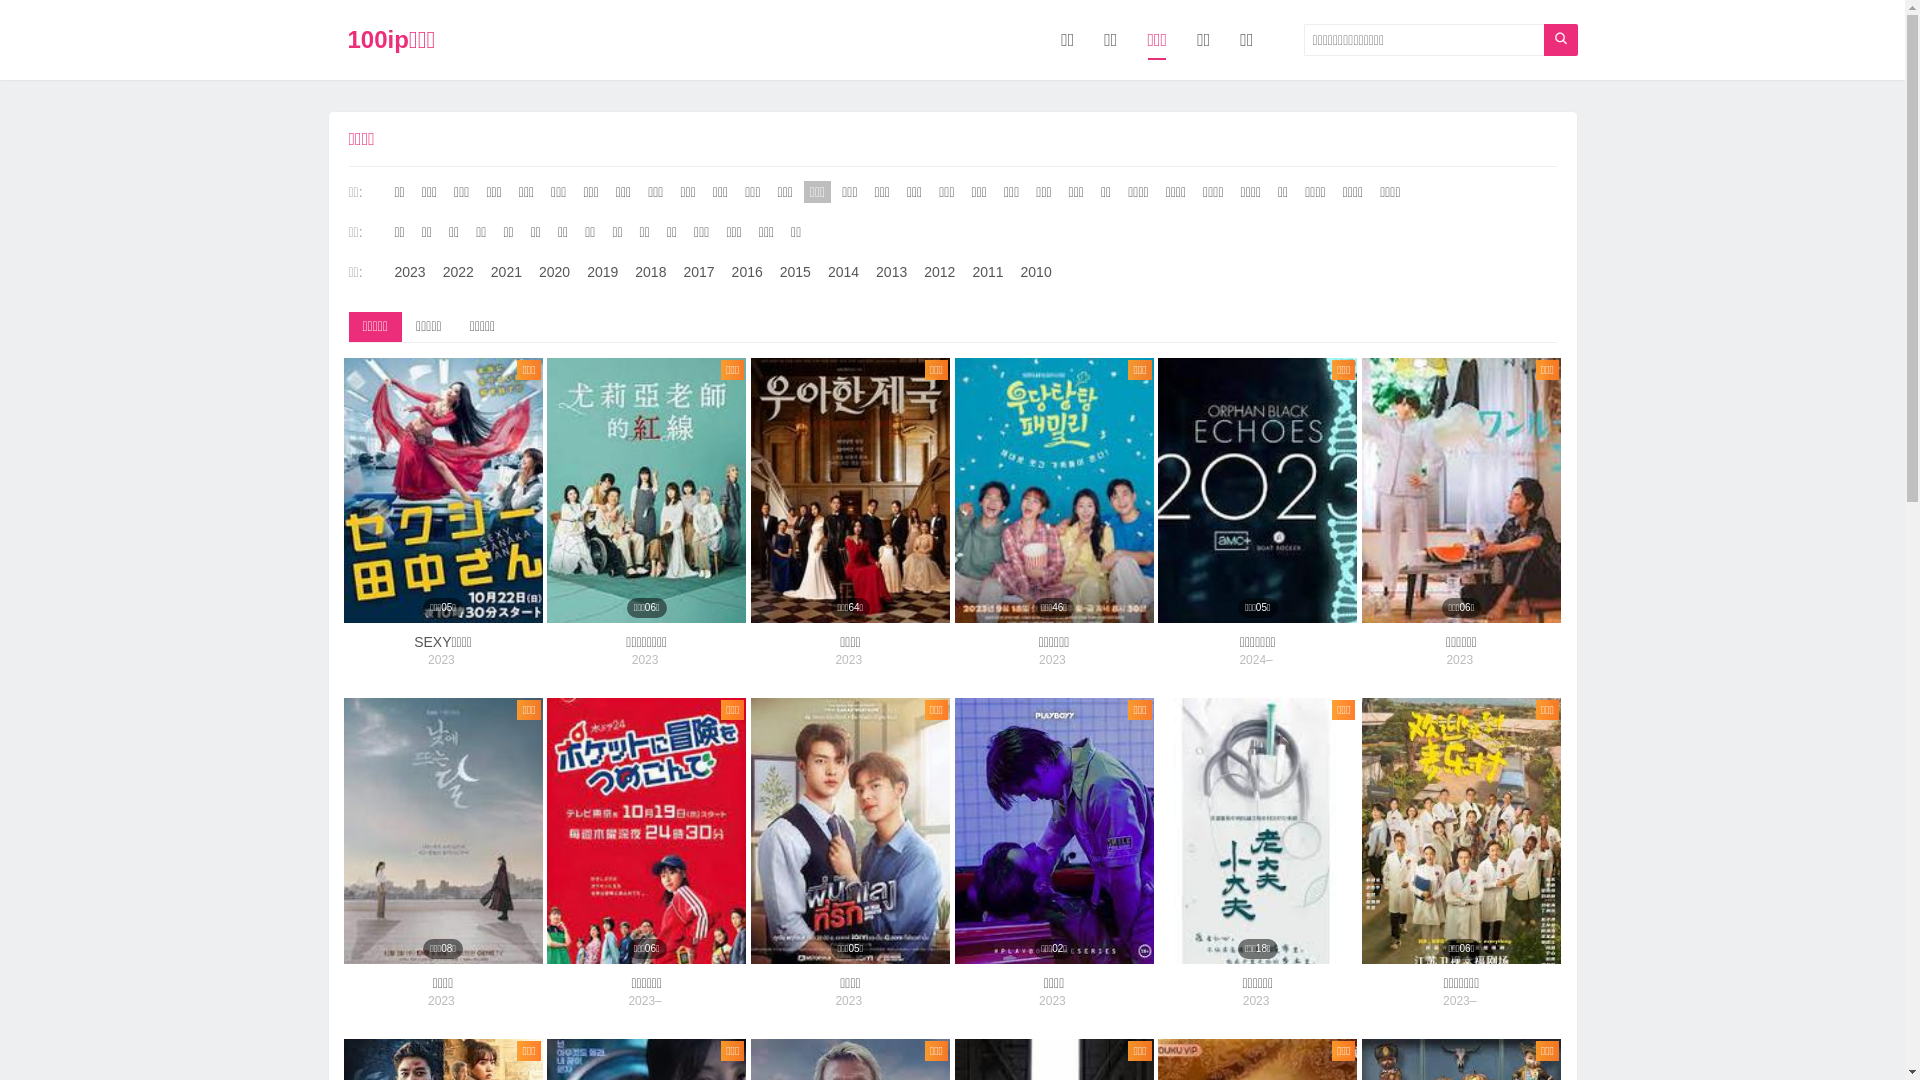 This screenshot has width=1920, height=1080. I want to click on '2020', so click(554, 272).